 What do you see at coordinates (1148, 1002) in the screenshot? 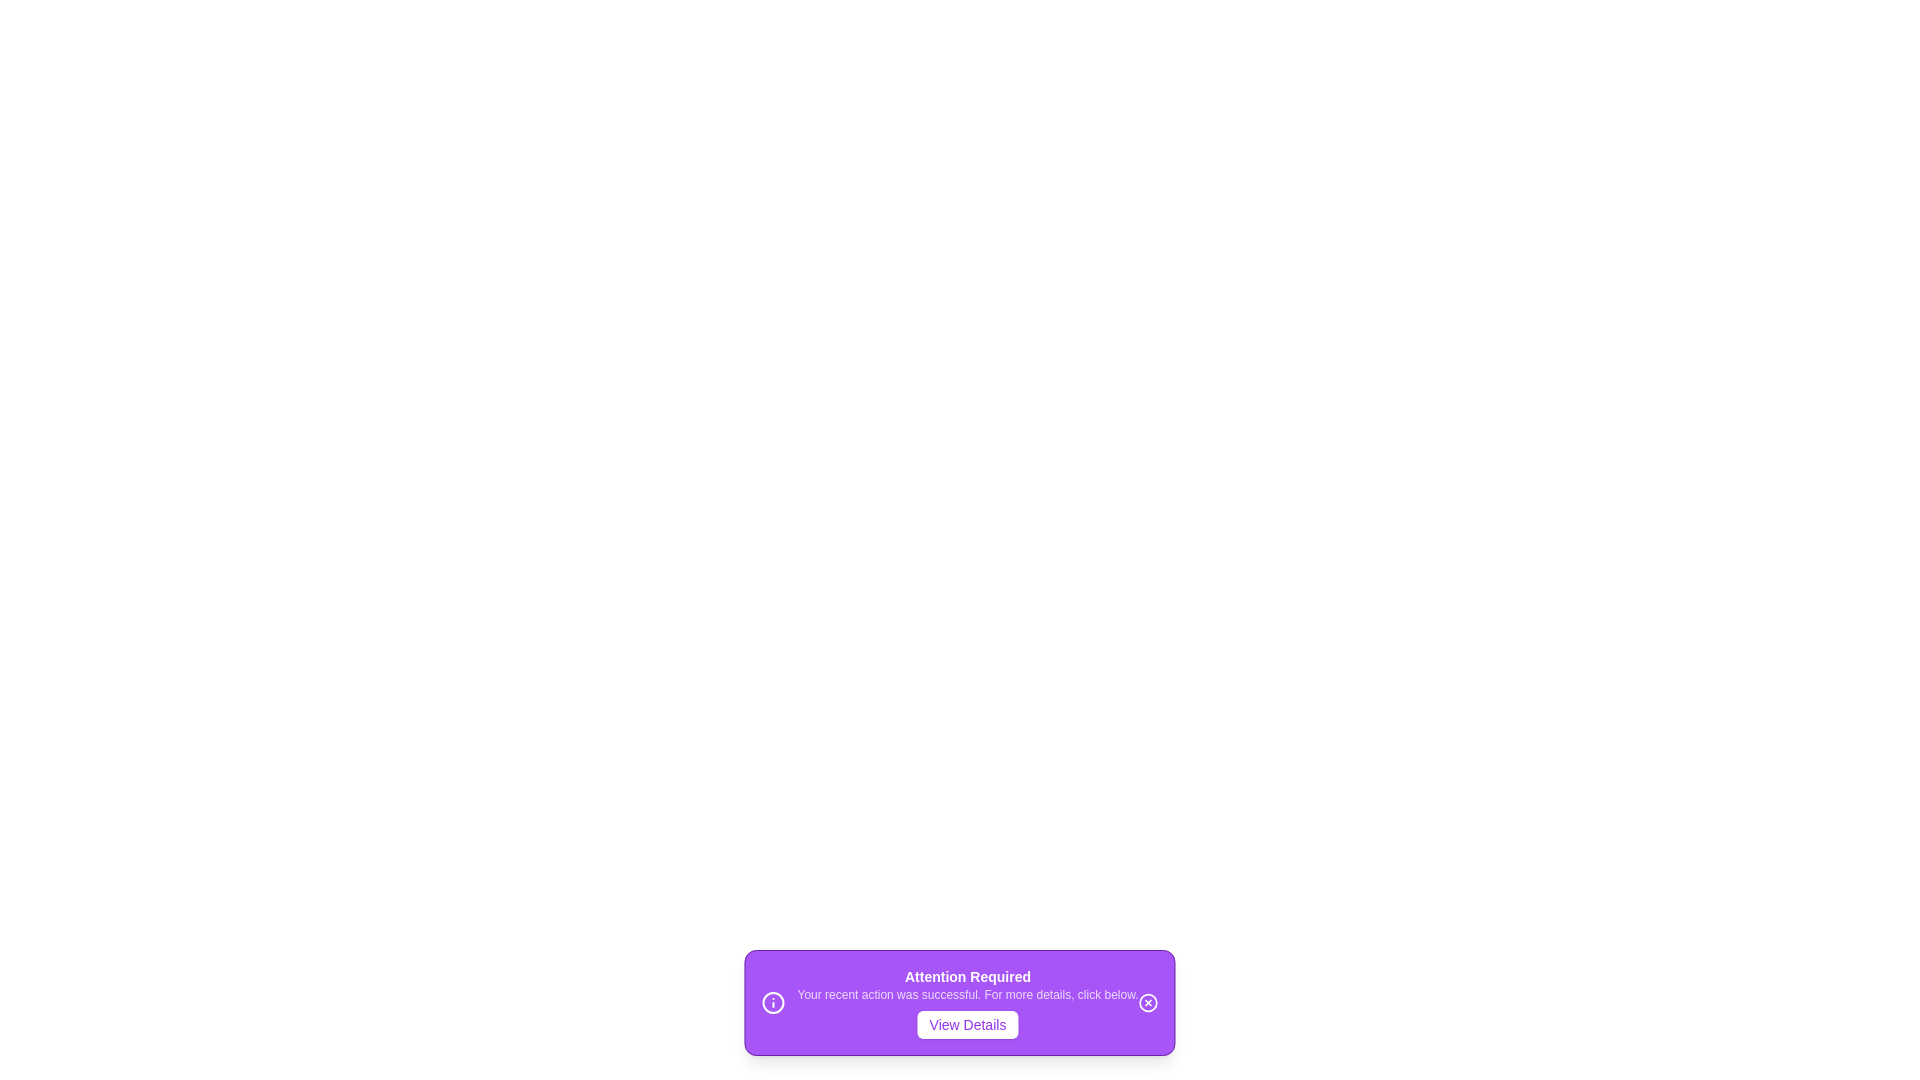
I see `the dismiss button of the snackbar to dismiss it` at bounding box center [1148, 1002].